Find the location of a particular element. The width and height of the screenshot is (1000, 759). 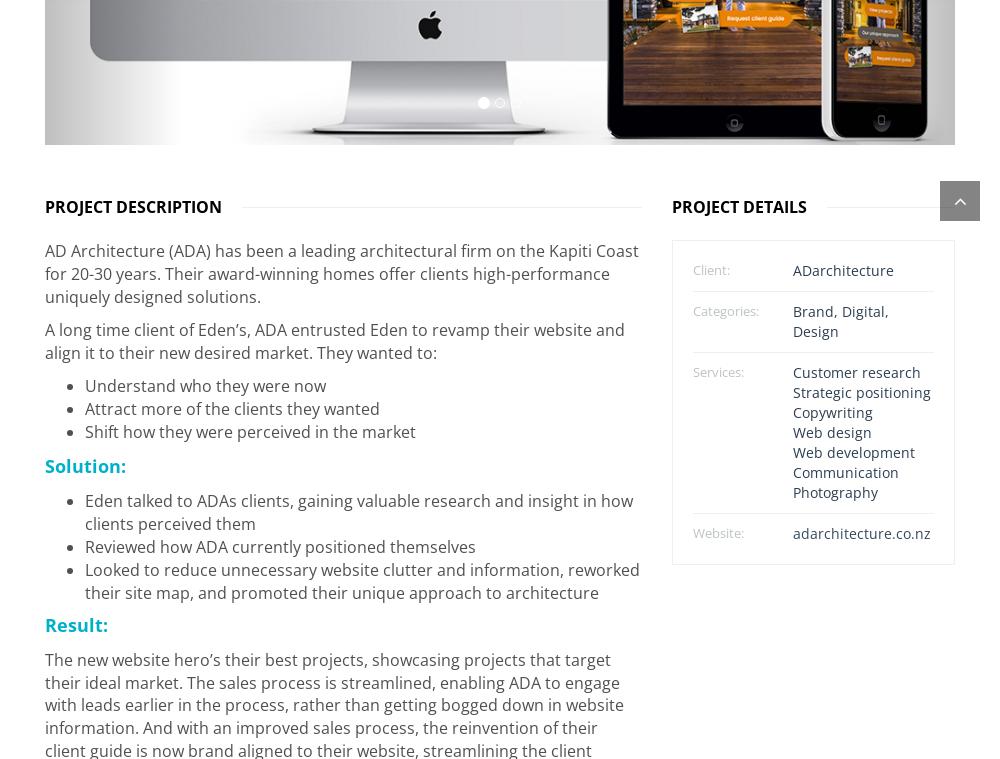

'Categories:' is located at coordinates (691, 301).